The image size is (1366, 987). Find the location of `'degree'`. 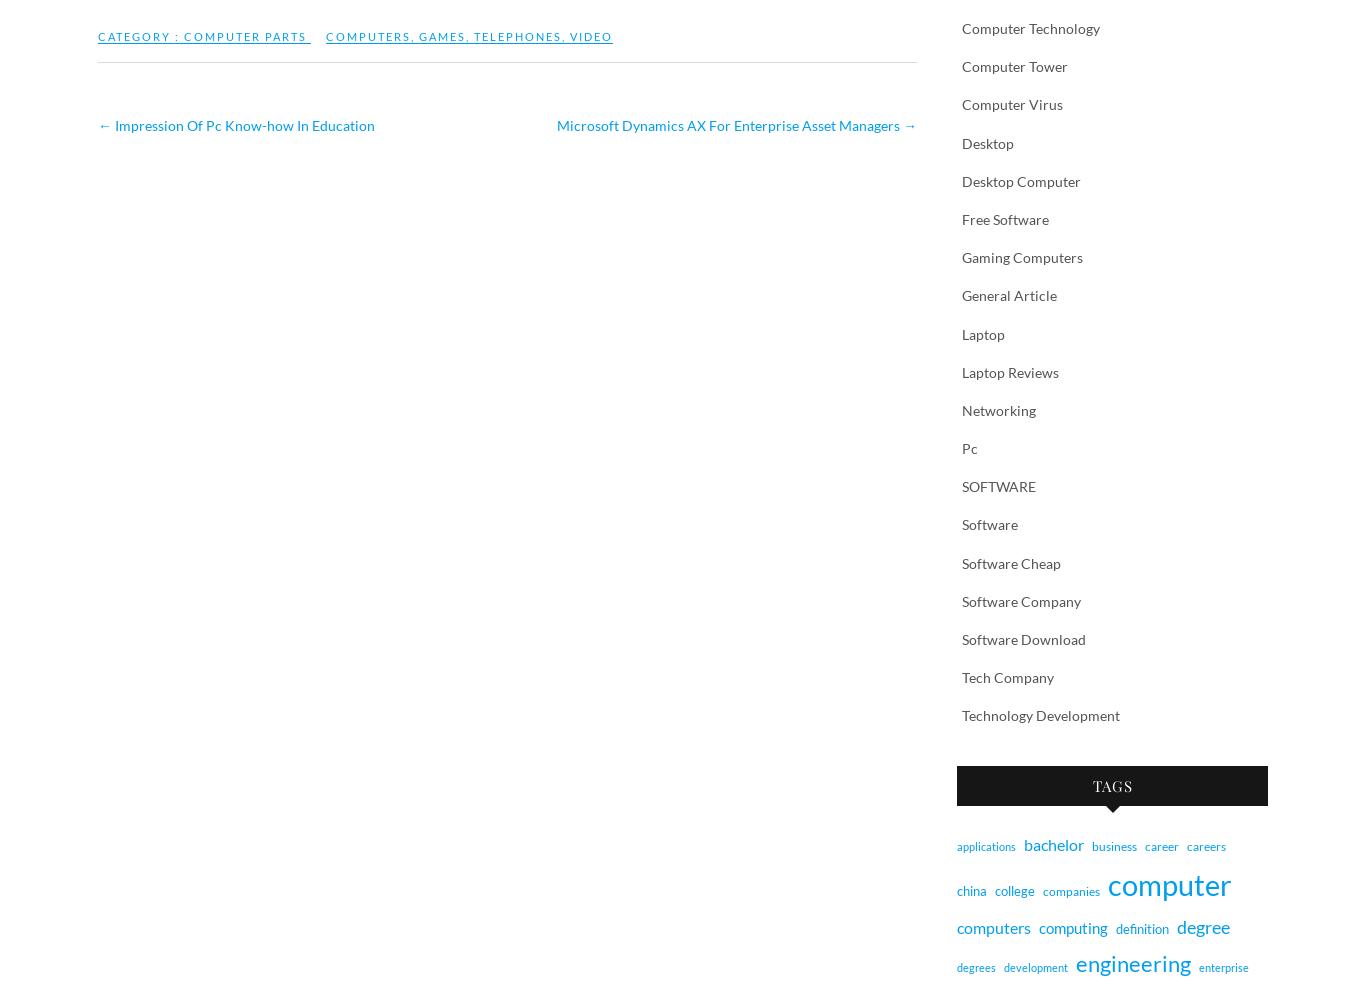

'degree' is located at coordinates (1203, 926).